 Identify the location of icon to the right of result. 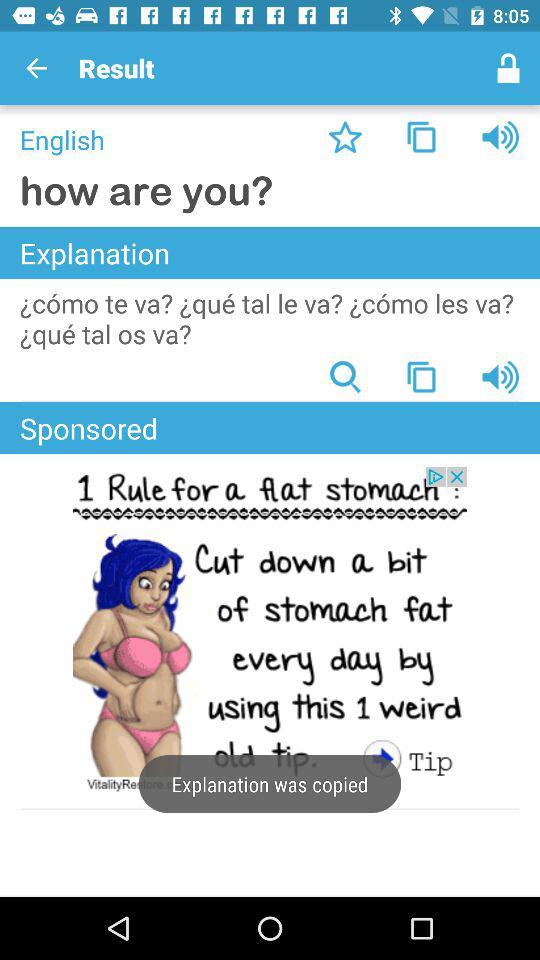
(508, 68).